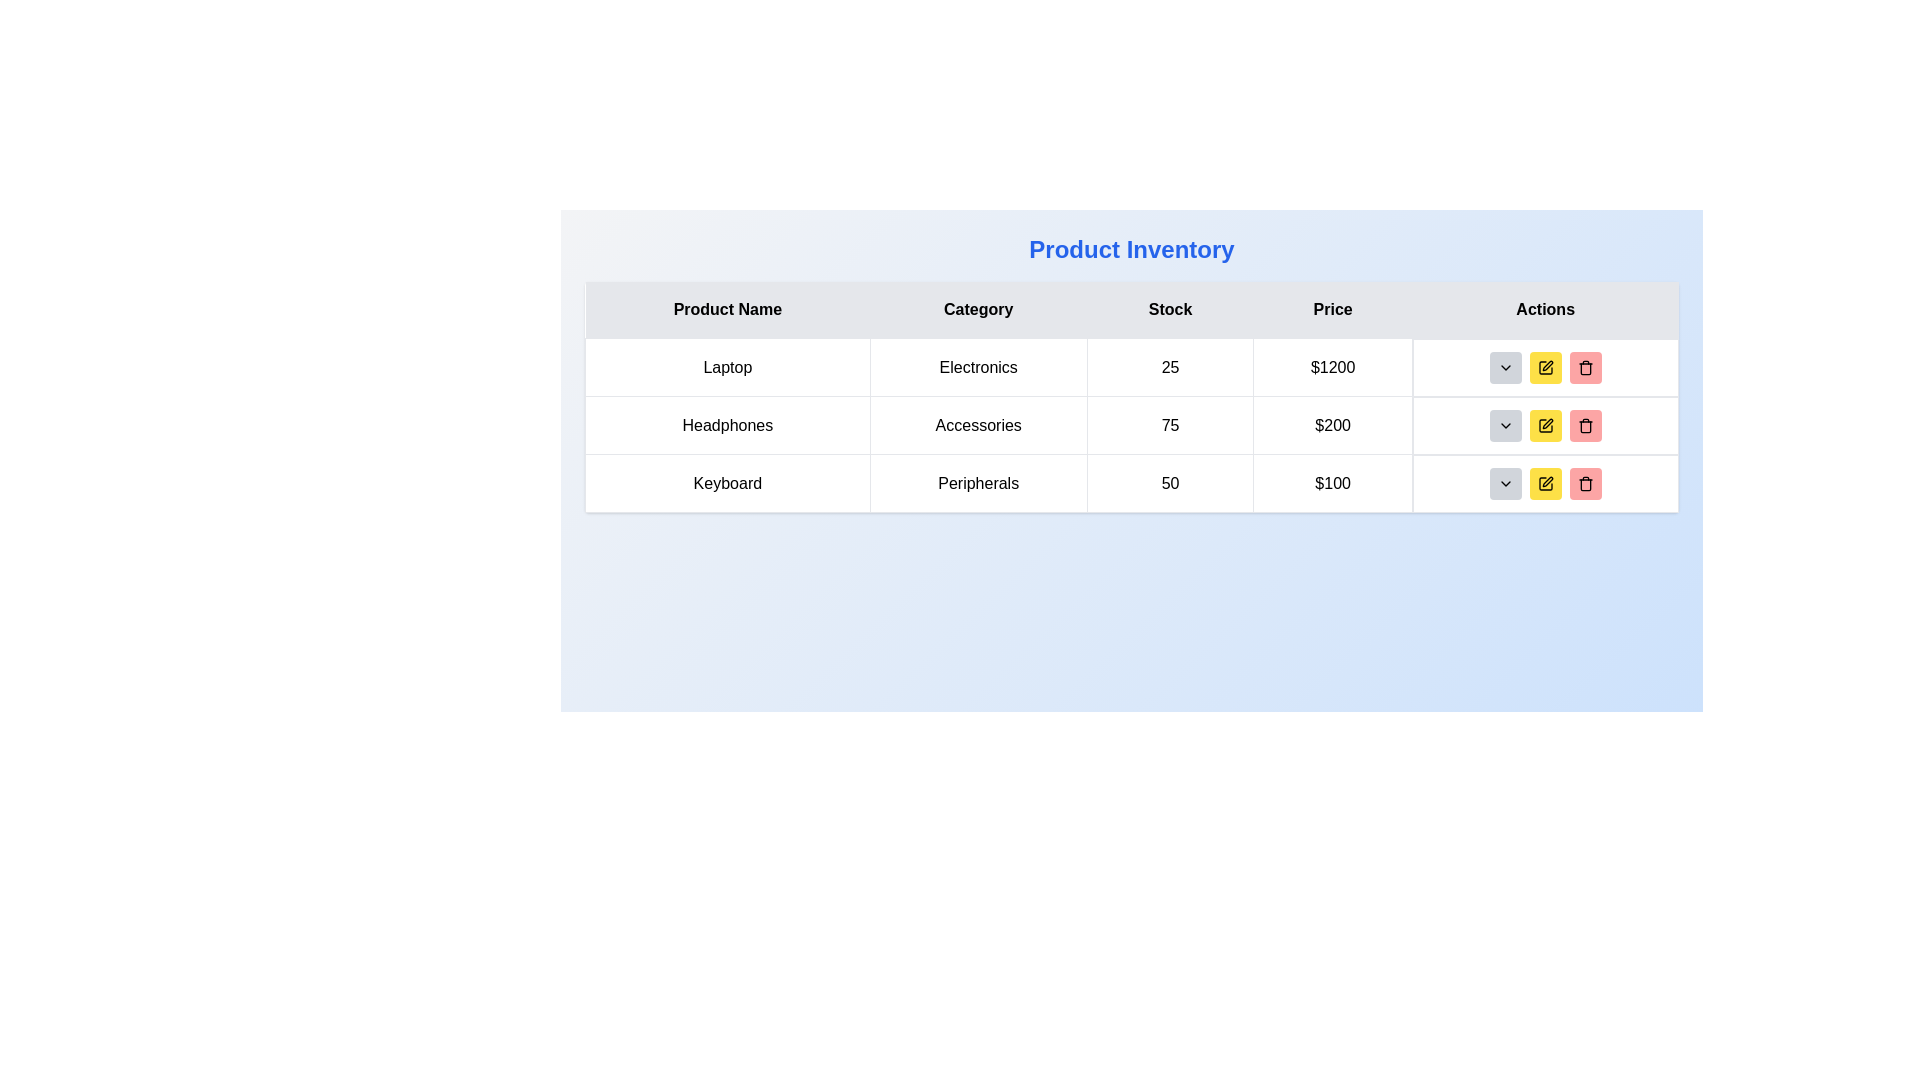 This screenshot has width=1920, height=1080. Describe the element at coordinates (1544, 424) in the screenshot. I see `the 'Edit' button located in the 'Actions' column of the second row in the table` at that location.